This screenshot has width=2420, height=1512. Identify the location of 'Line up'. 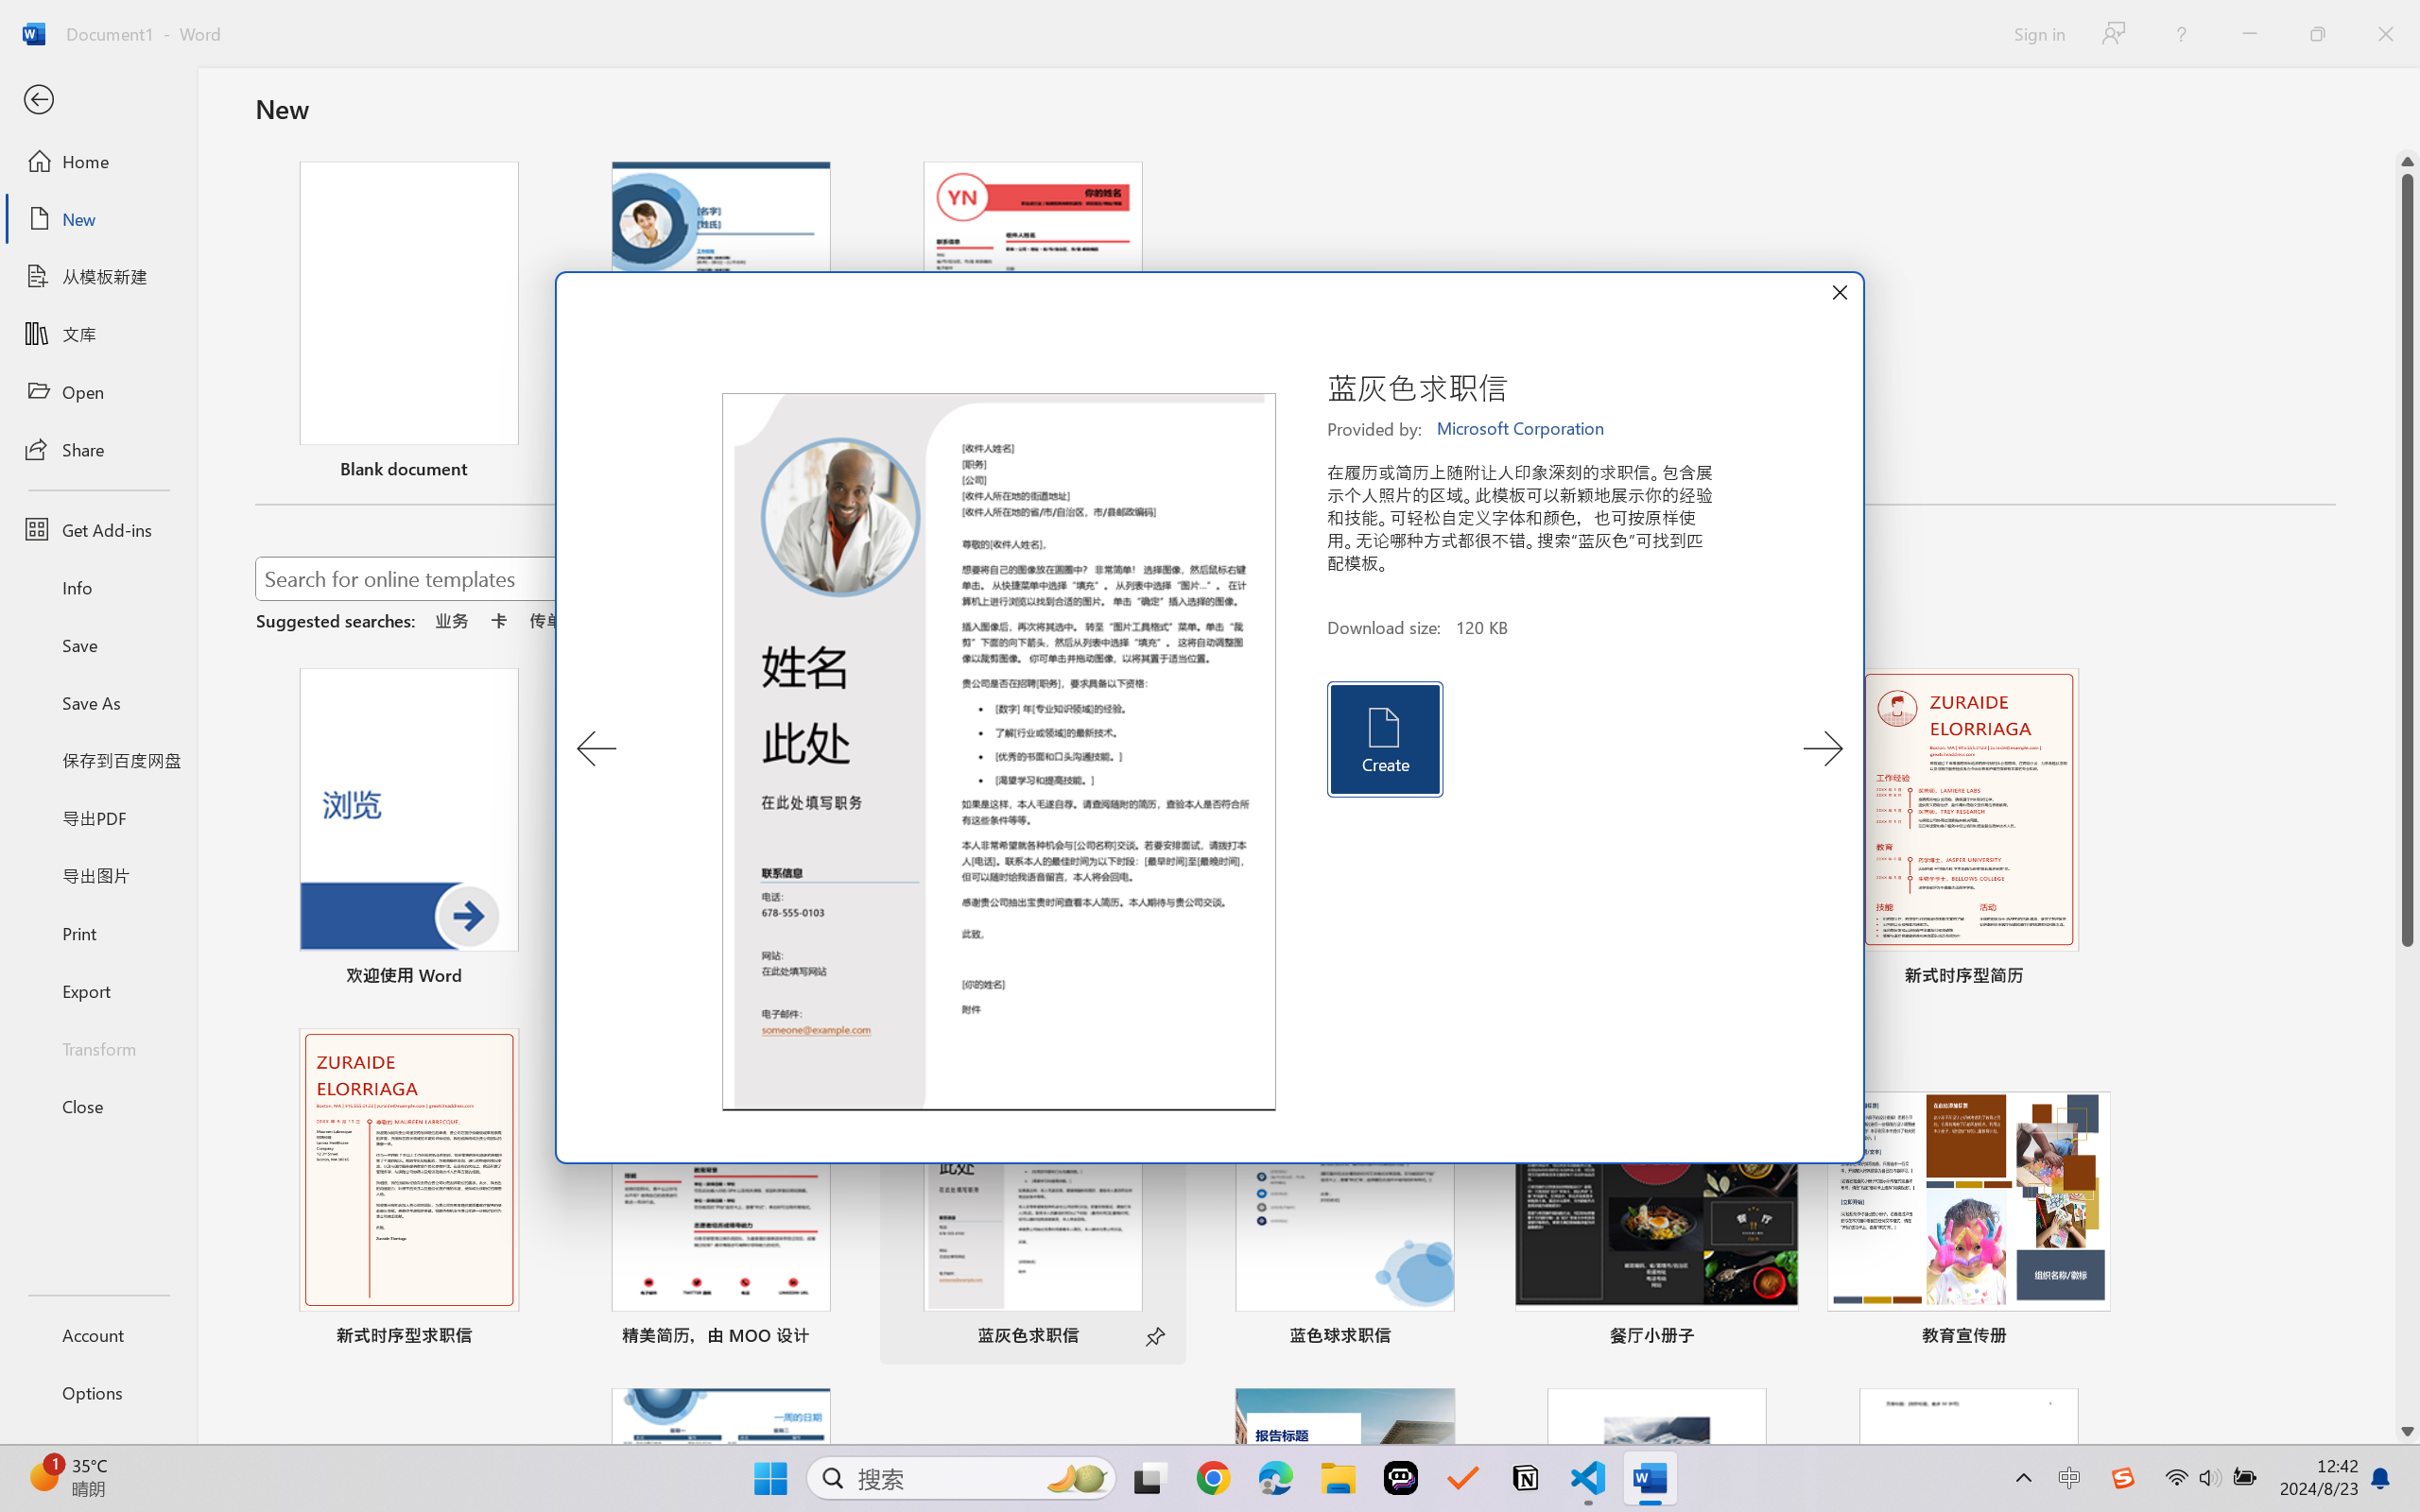
(2407, 161).